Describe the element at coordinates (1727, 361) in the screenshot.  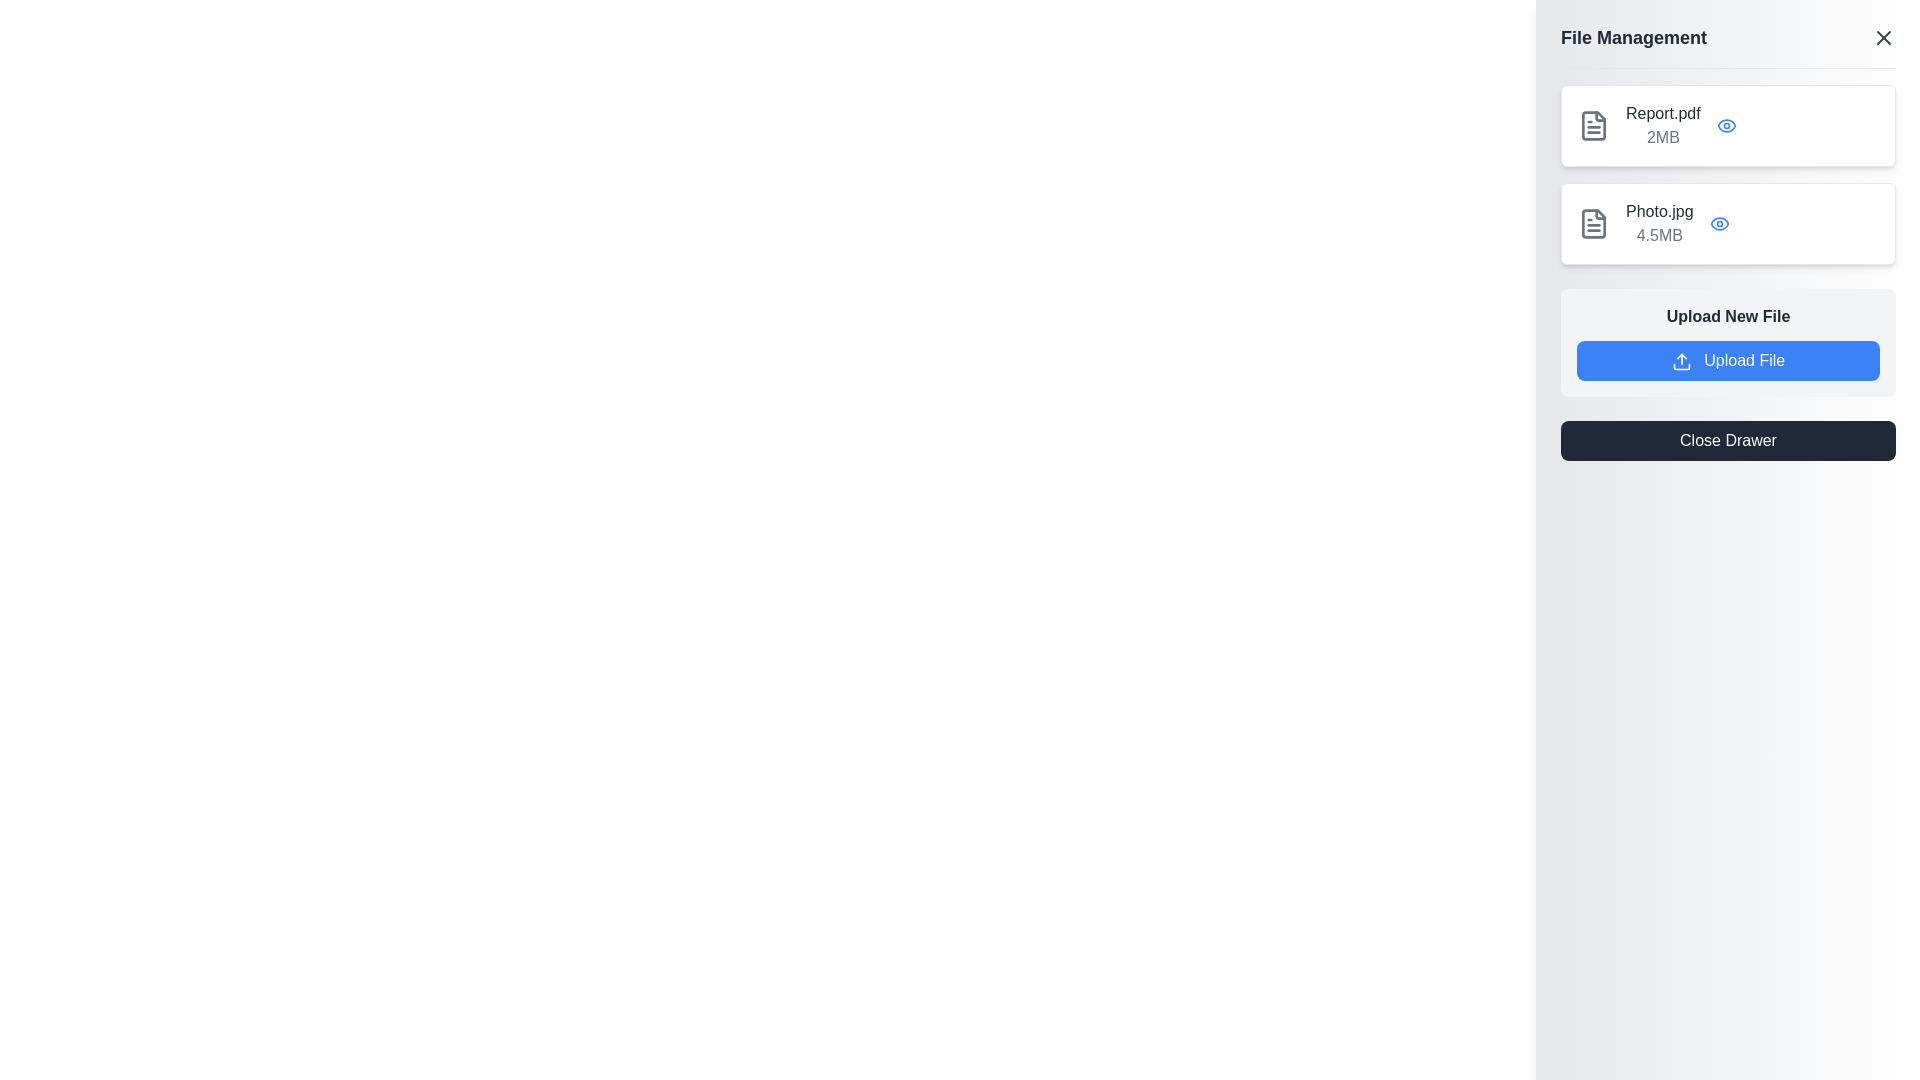
I see `the 'Upload File' button, which is a rectangular button with rounded corners, light blue background, and white text, to initiate the file upload process` at that location.